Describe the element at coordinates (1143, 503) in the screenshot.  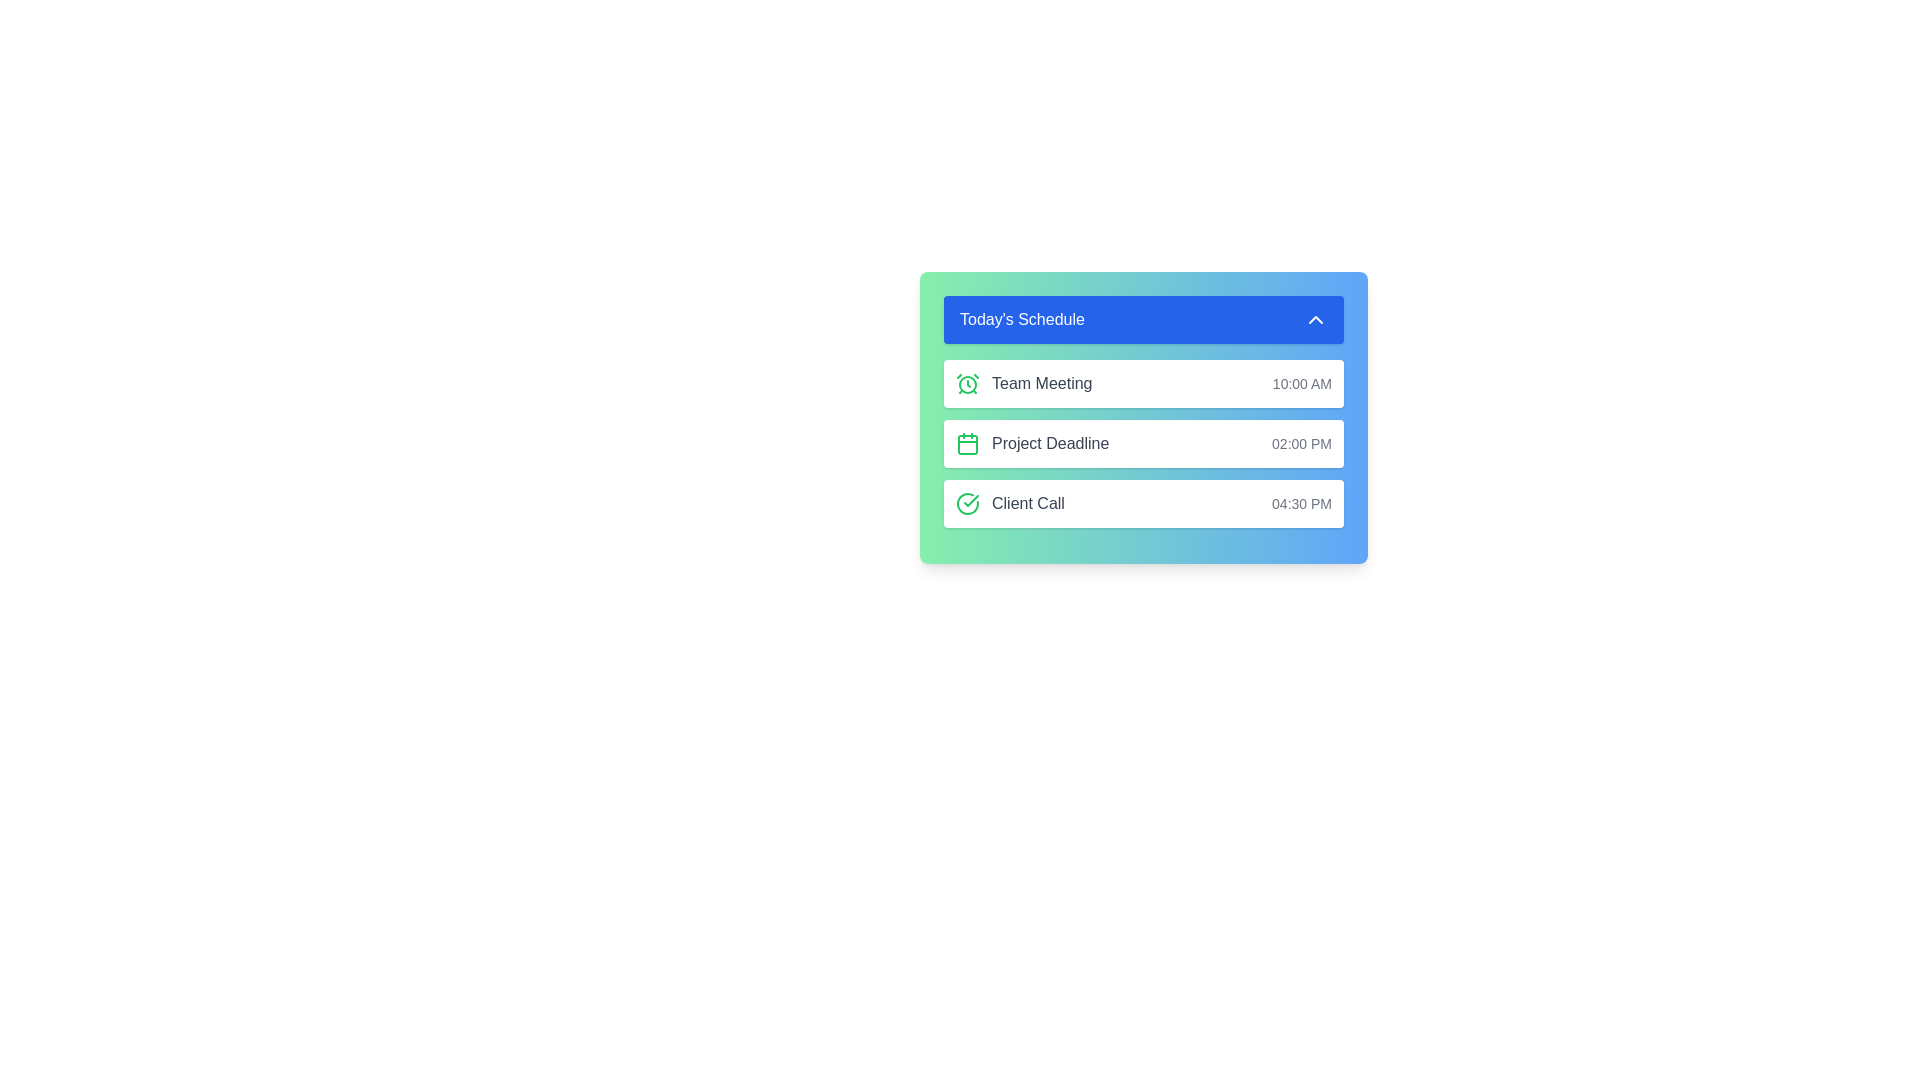
I see `the schedule item corresponding to Client Call` at that location.